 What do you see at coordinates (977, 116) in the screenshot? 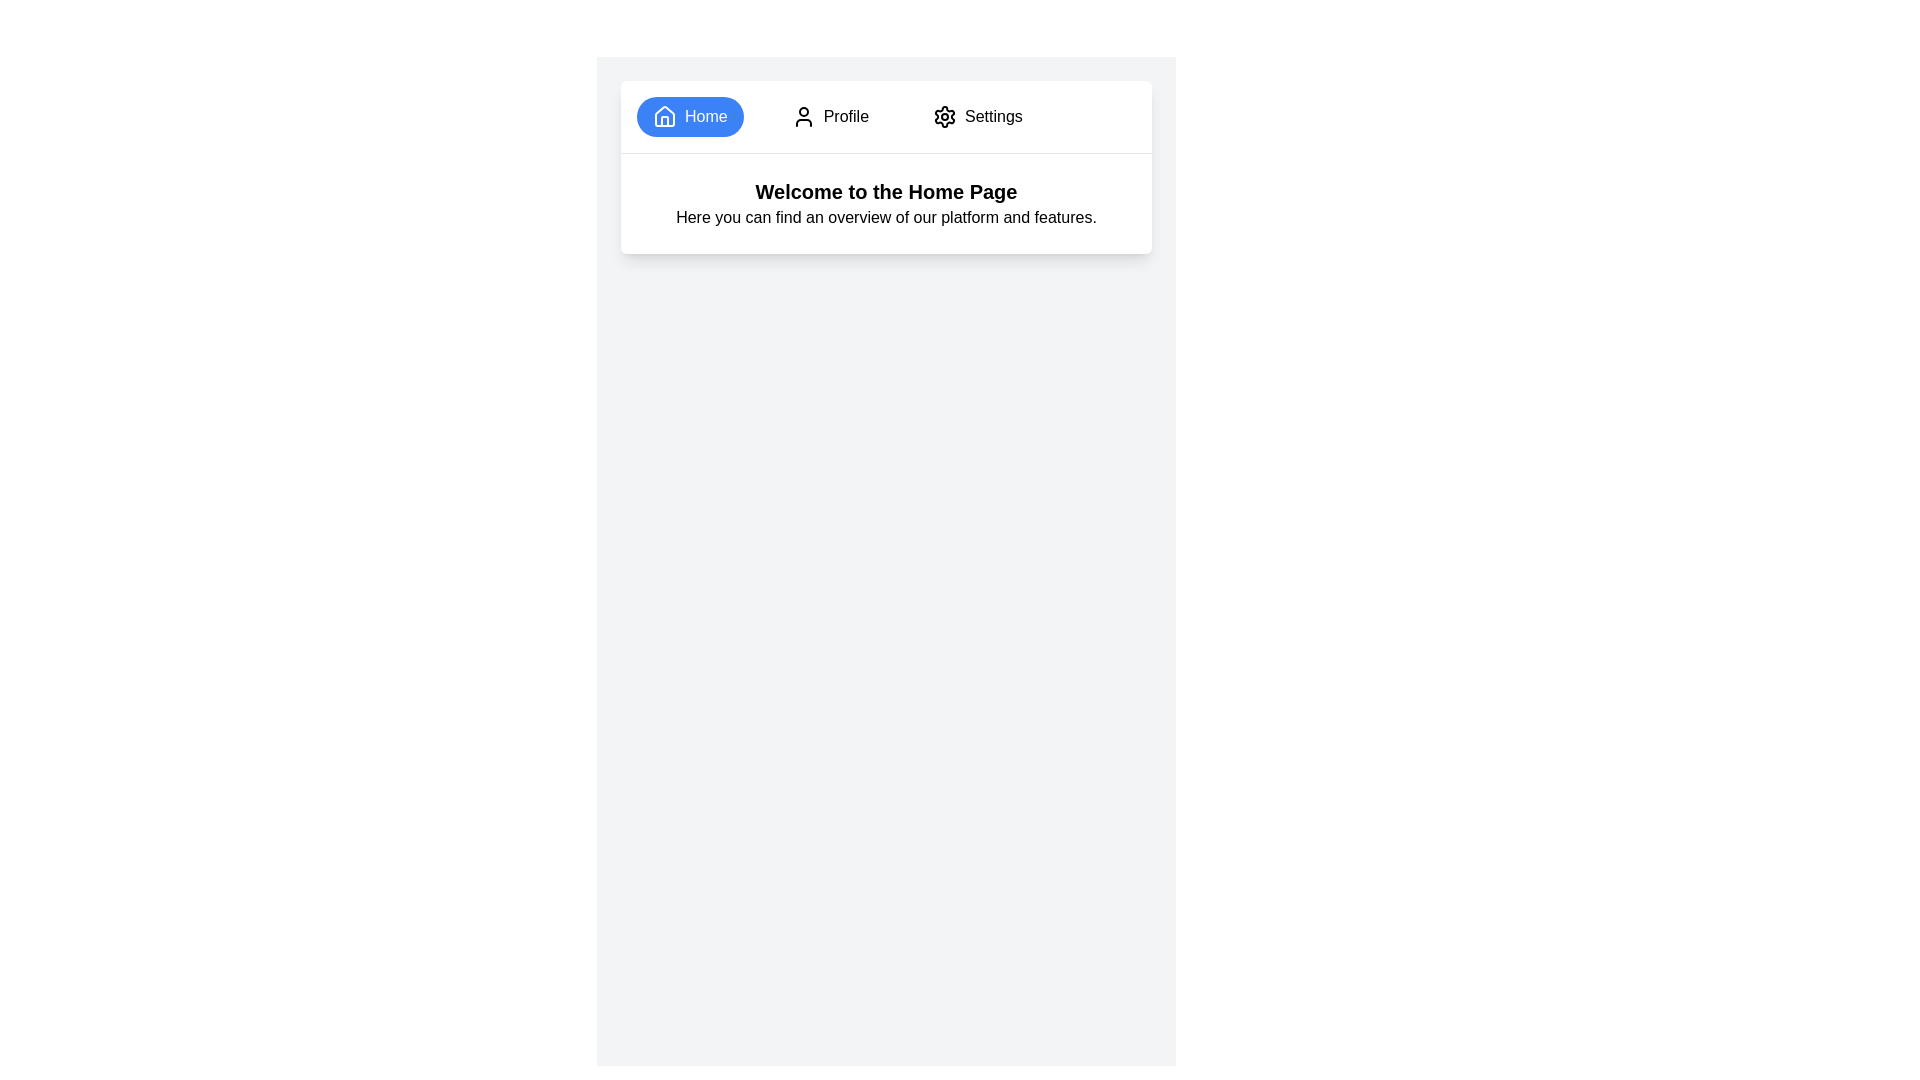
I see `the 'Settings' button, which is the third button from the left in the navigation bar with a gear icon and white background, to change its background color to light blue` at bounding box center [977, 116].